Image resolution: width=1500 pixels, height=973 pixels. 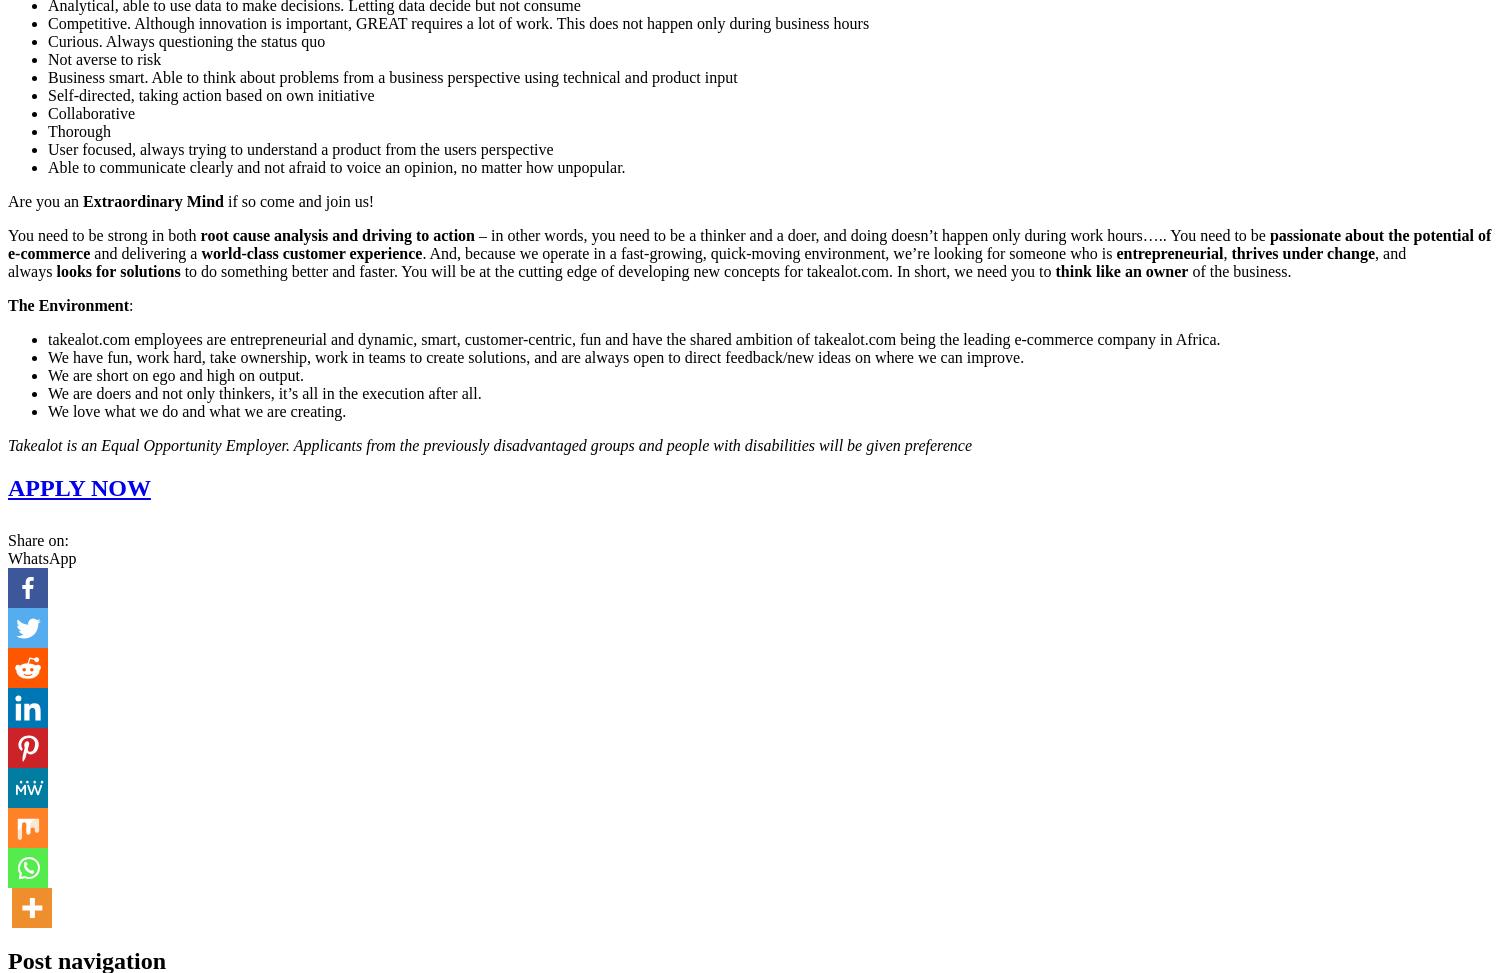 What do you see at coordinates (392, 76) in the screenshot?
I see `'Business smart. Able to think about problems from a business perspective using technical and product input'` at bounding box center [392, 76].